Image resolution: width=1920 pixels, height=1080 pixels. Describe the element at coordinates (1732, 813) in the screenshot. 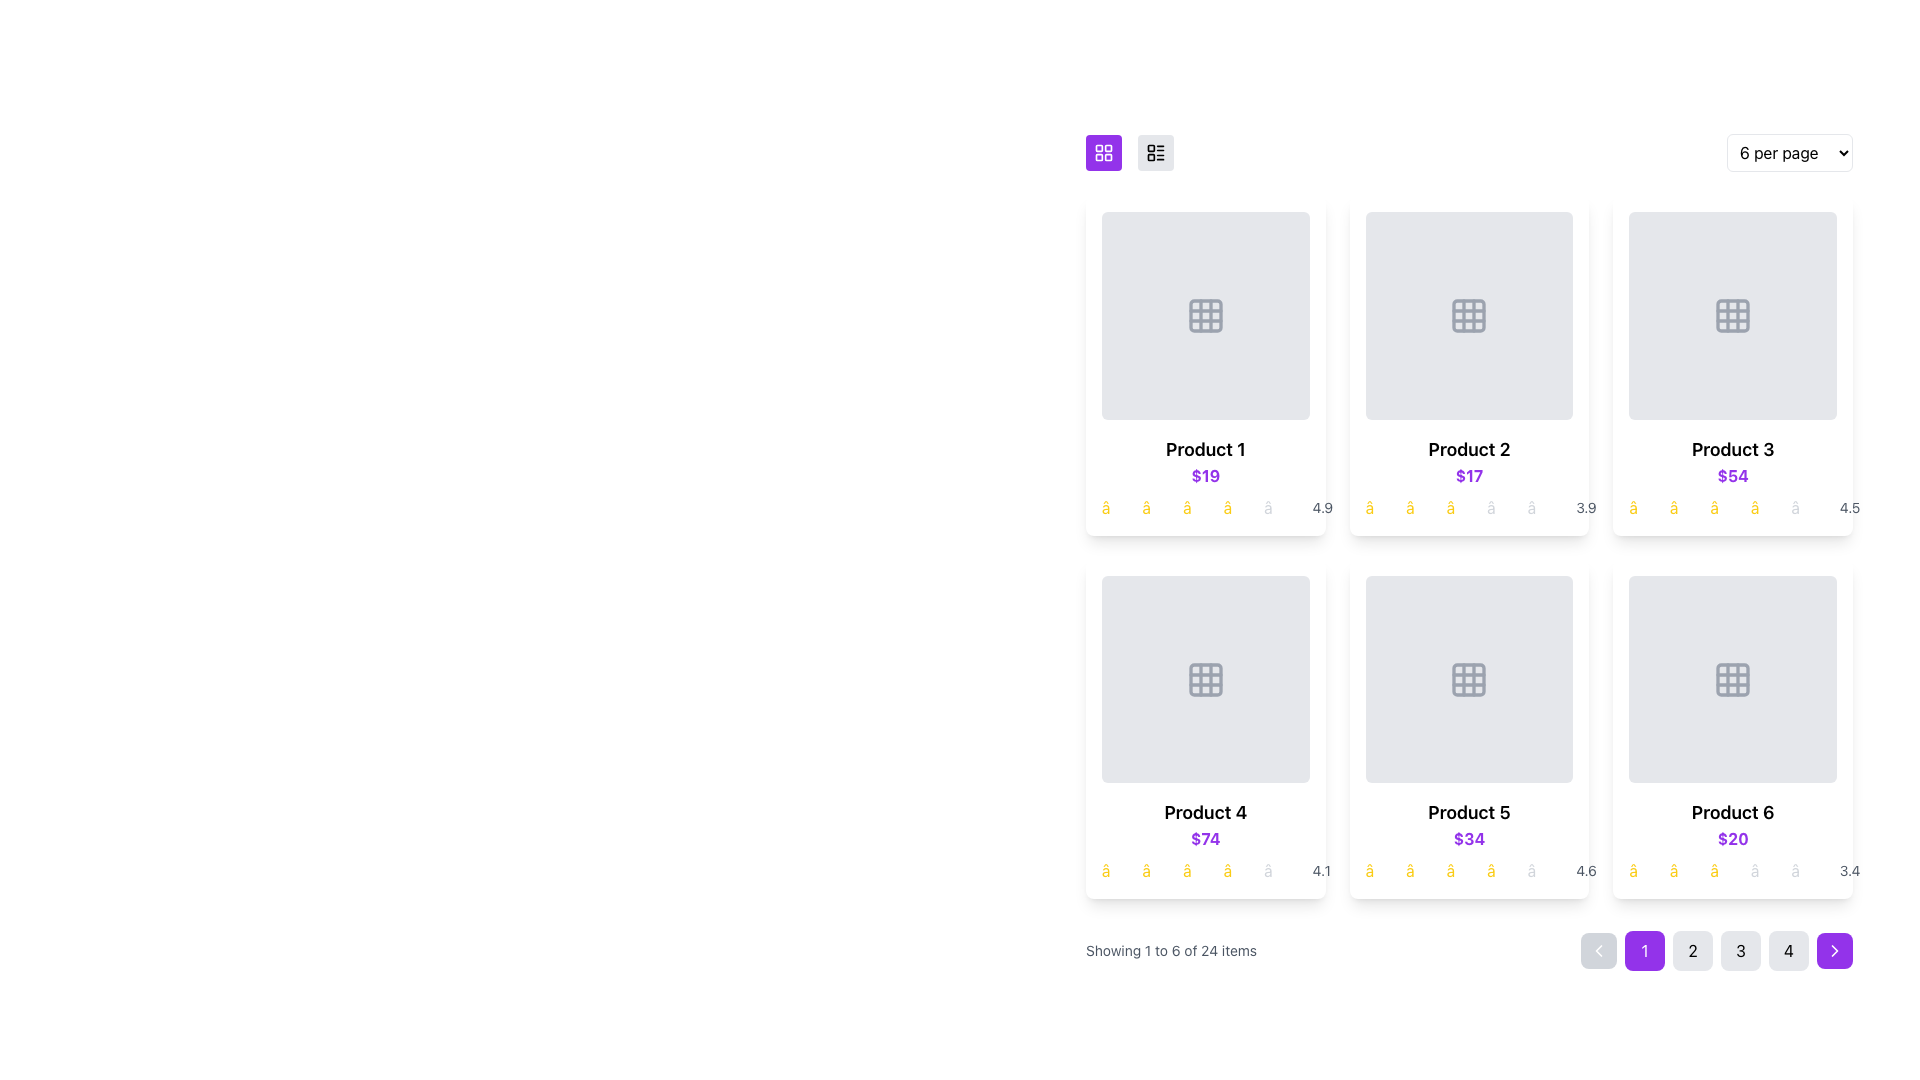

I see `the text label element that displays 'Product 6', which is styled in bold and larger font, located at the top of the sixth product display card in the bottom-right position of the grid layout` at that location.